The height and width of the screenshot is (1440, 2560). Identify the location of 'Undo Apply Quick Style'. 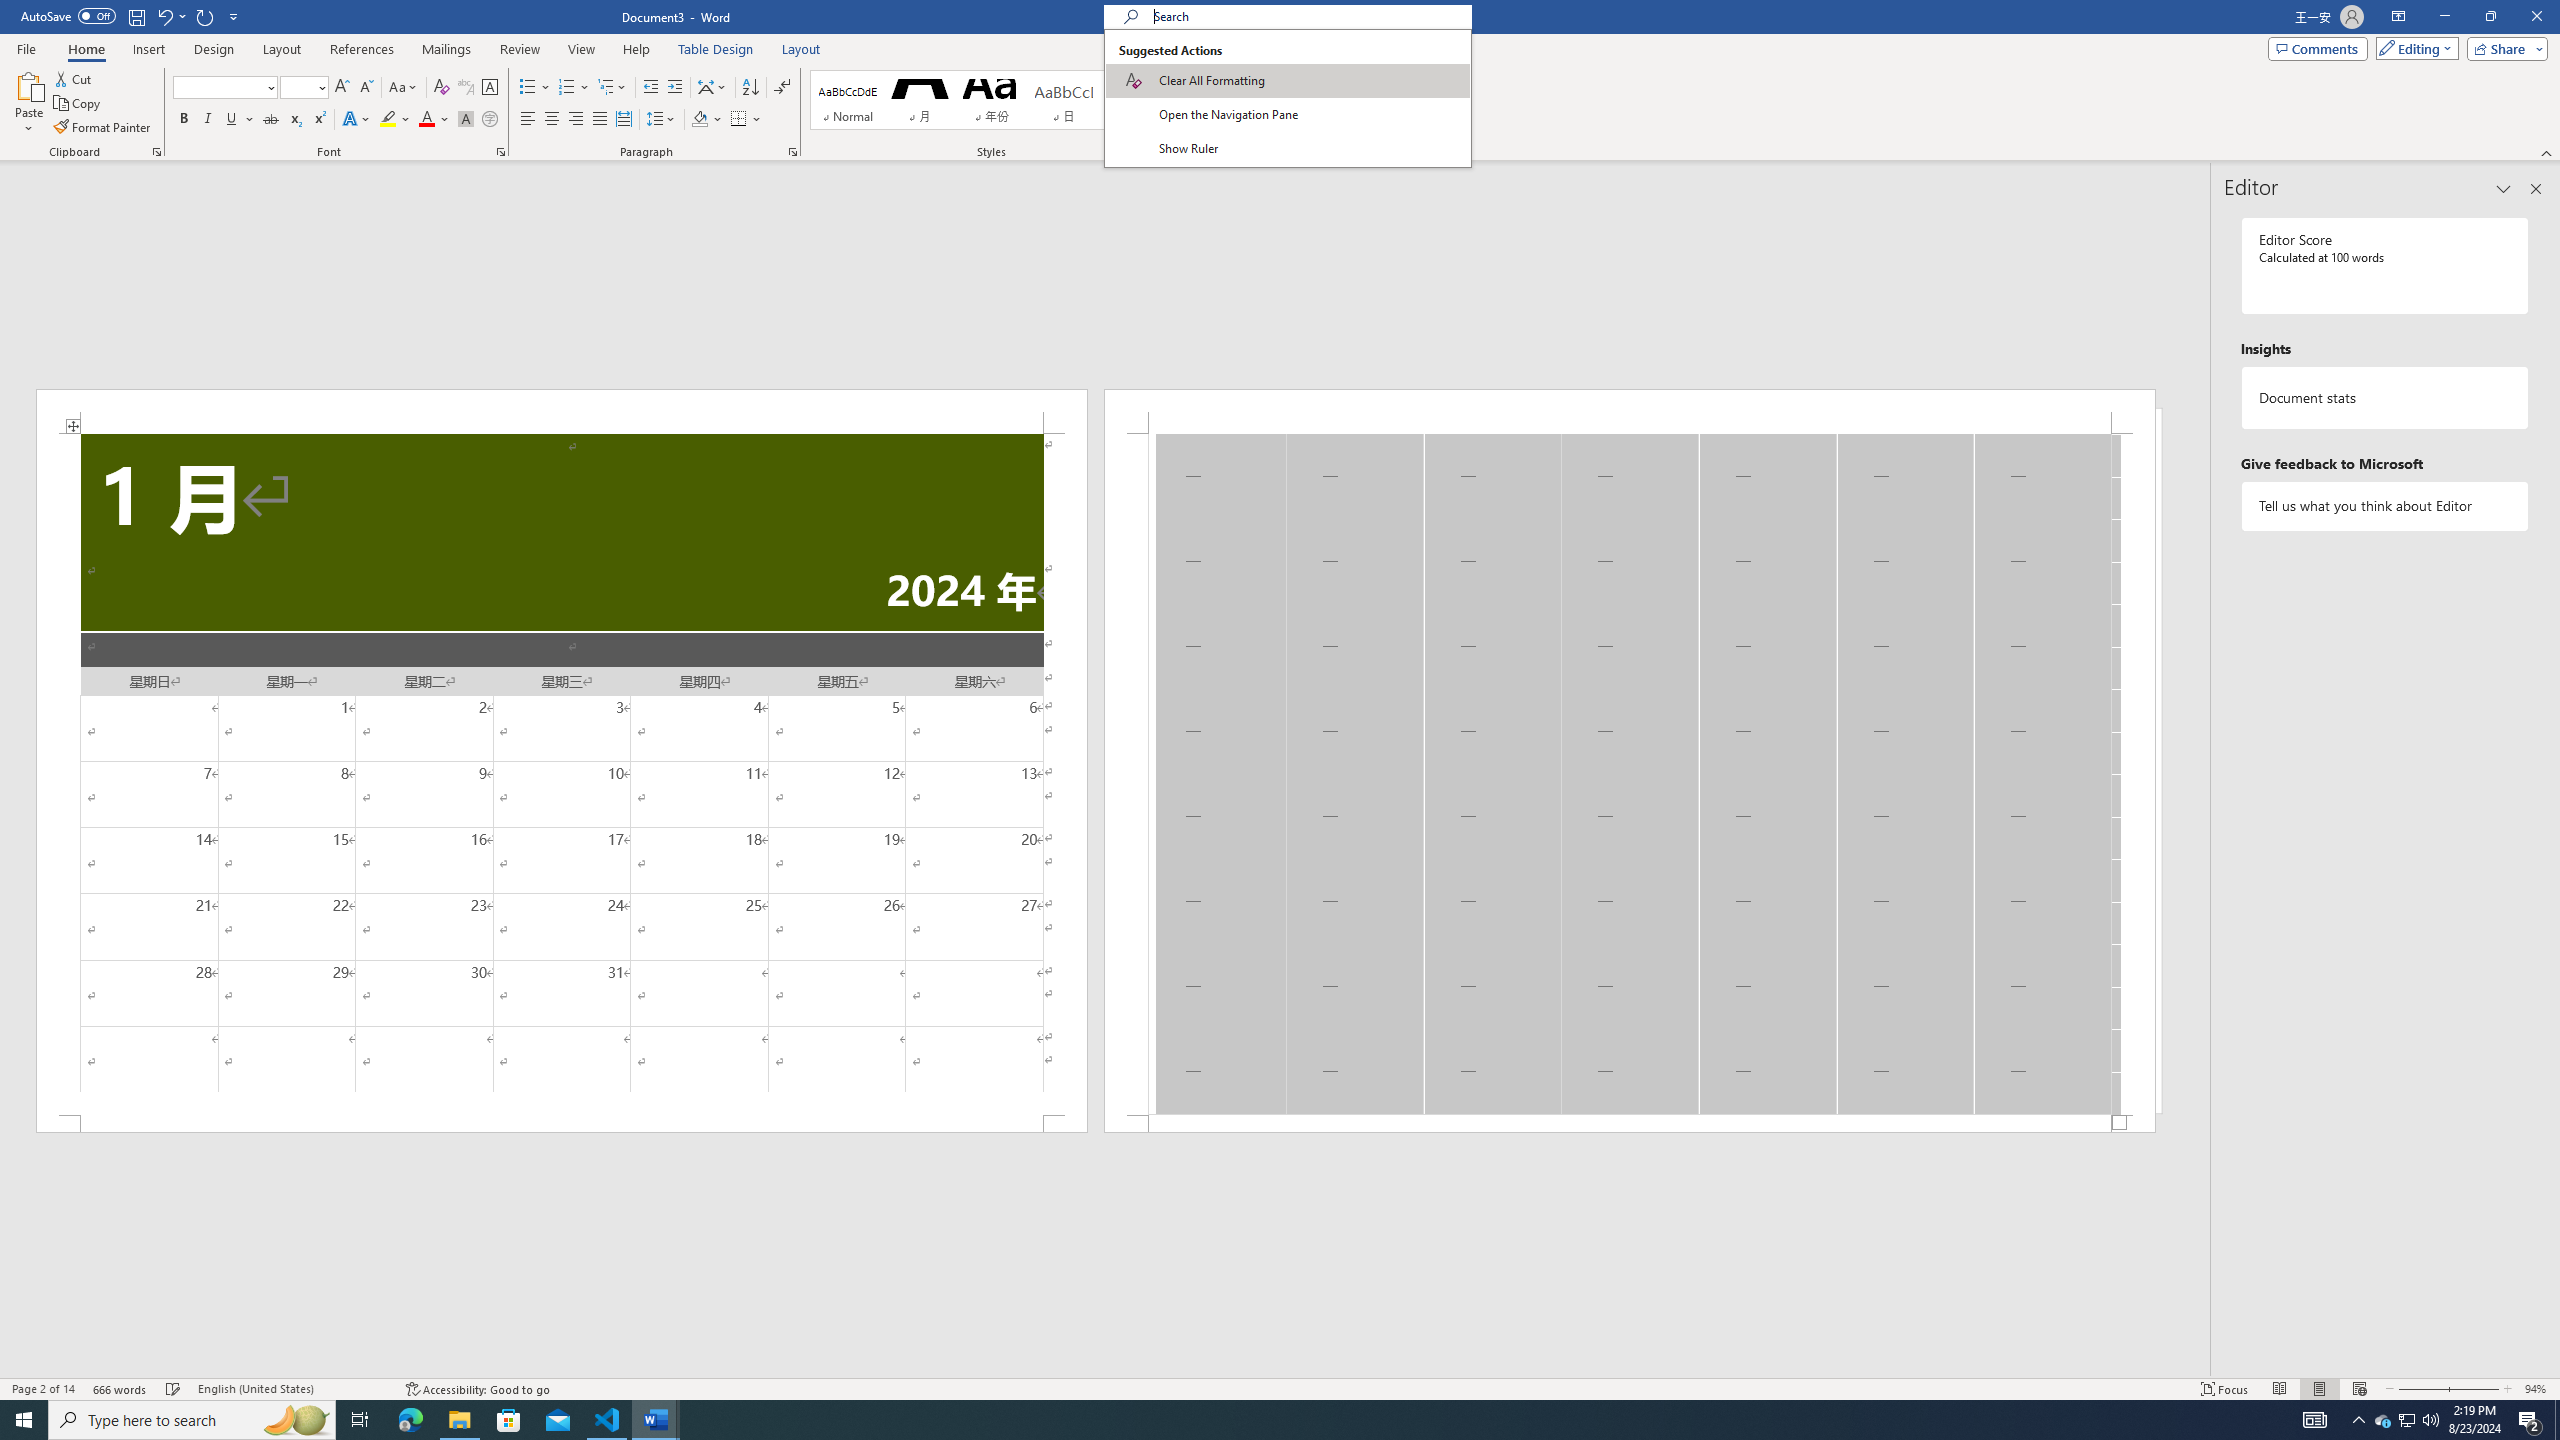
(170, 15).